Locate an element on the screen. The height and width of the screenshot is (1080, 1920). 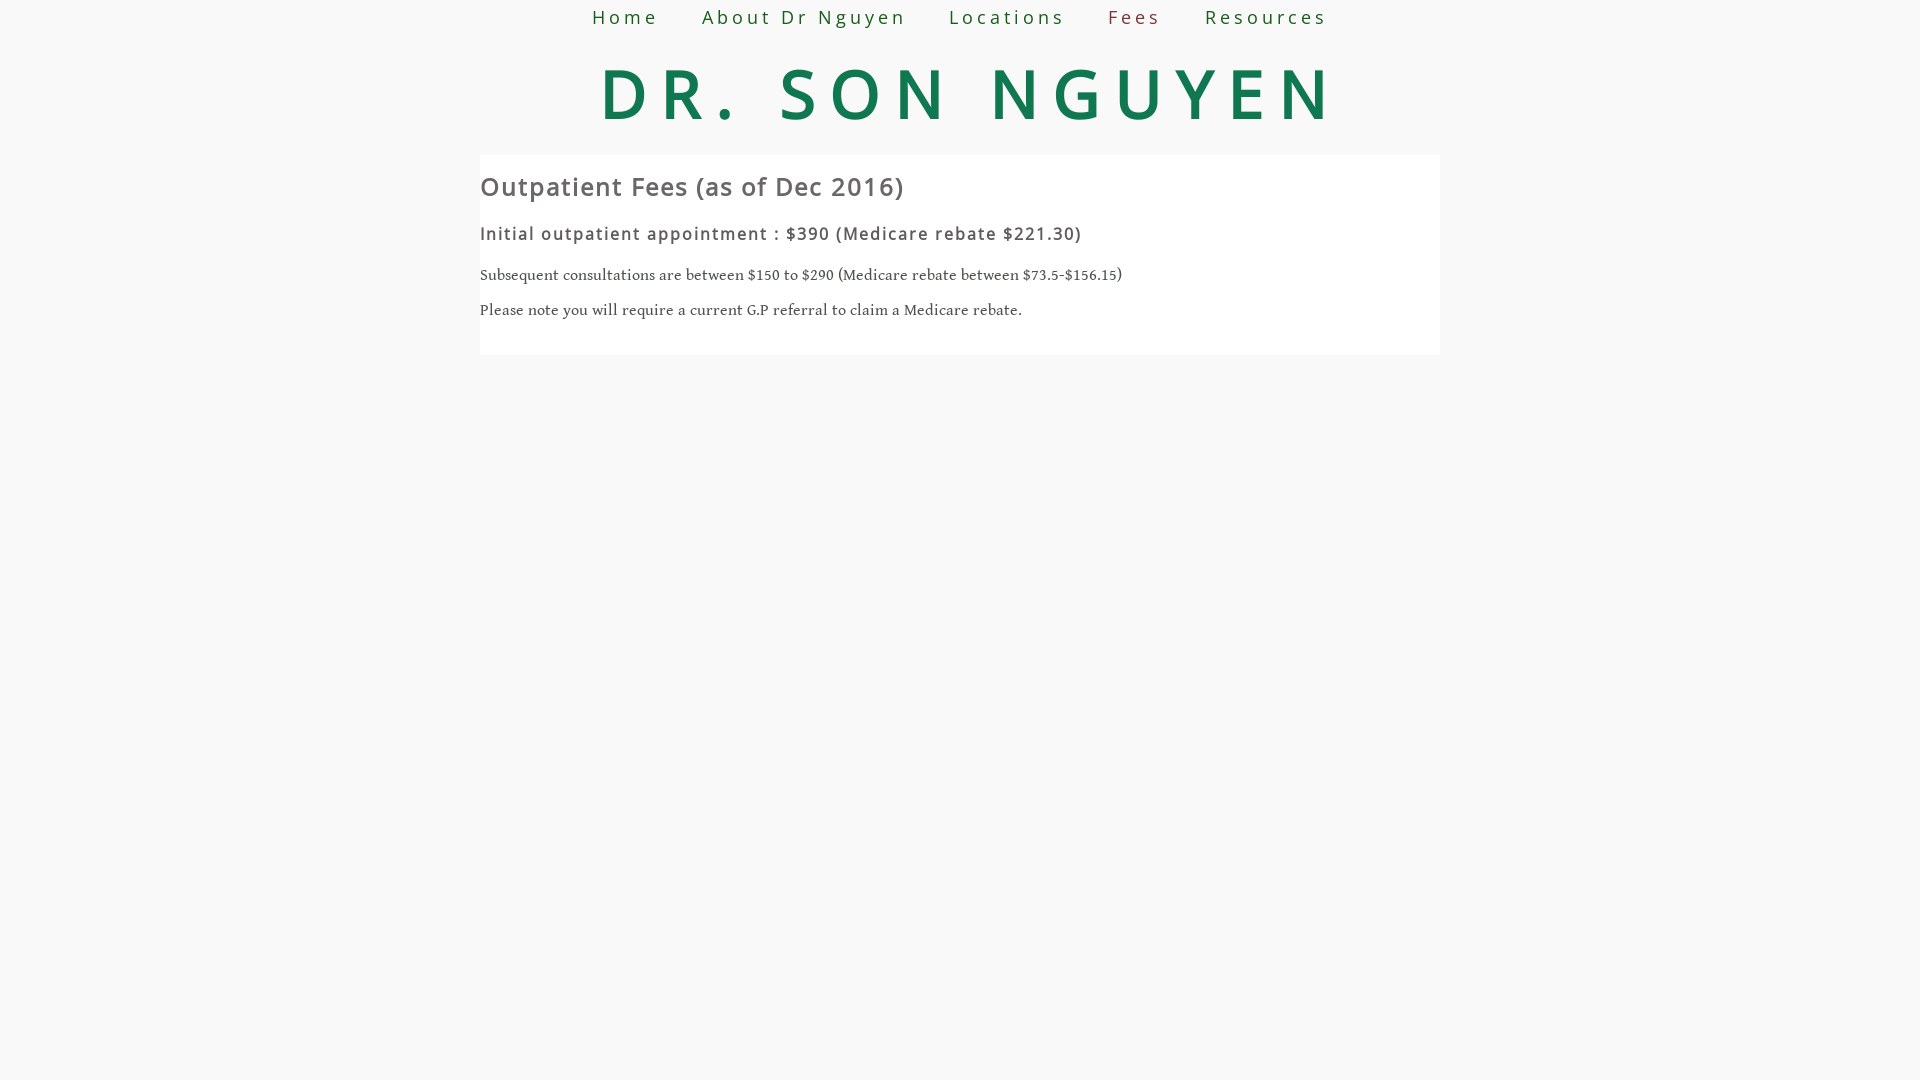
'About Dr Nguyen' is located at coordinates (701, 16).